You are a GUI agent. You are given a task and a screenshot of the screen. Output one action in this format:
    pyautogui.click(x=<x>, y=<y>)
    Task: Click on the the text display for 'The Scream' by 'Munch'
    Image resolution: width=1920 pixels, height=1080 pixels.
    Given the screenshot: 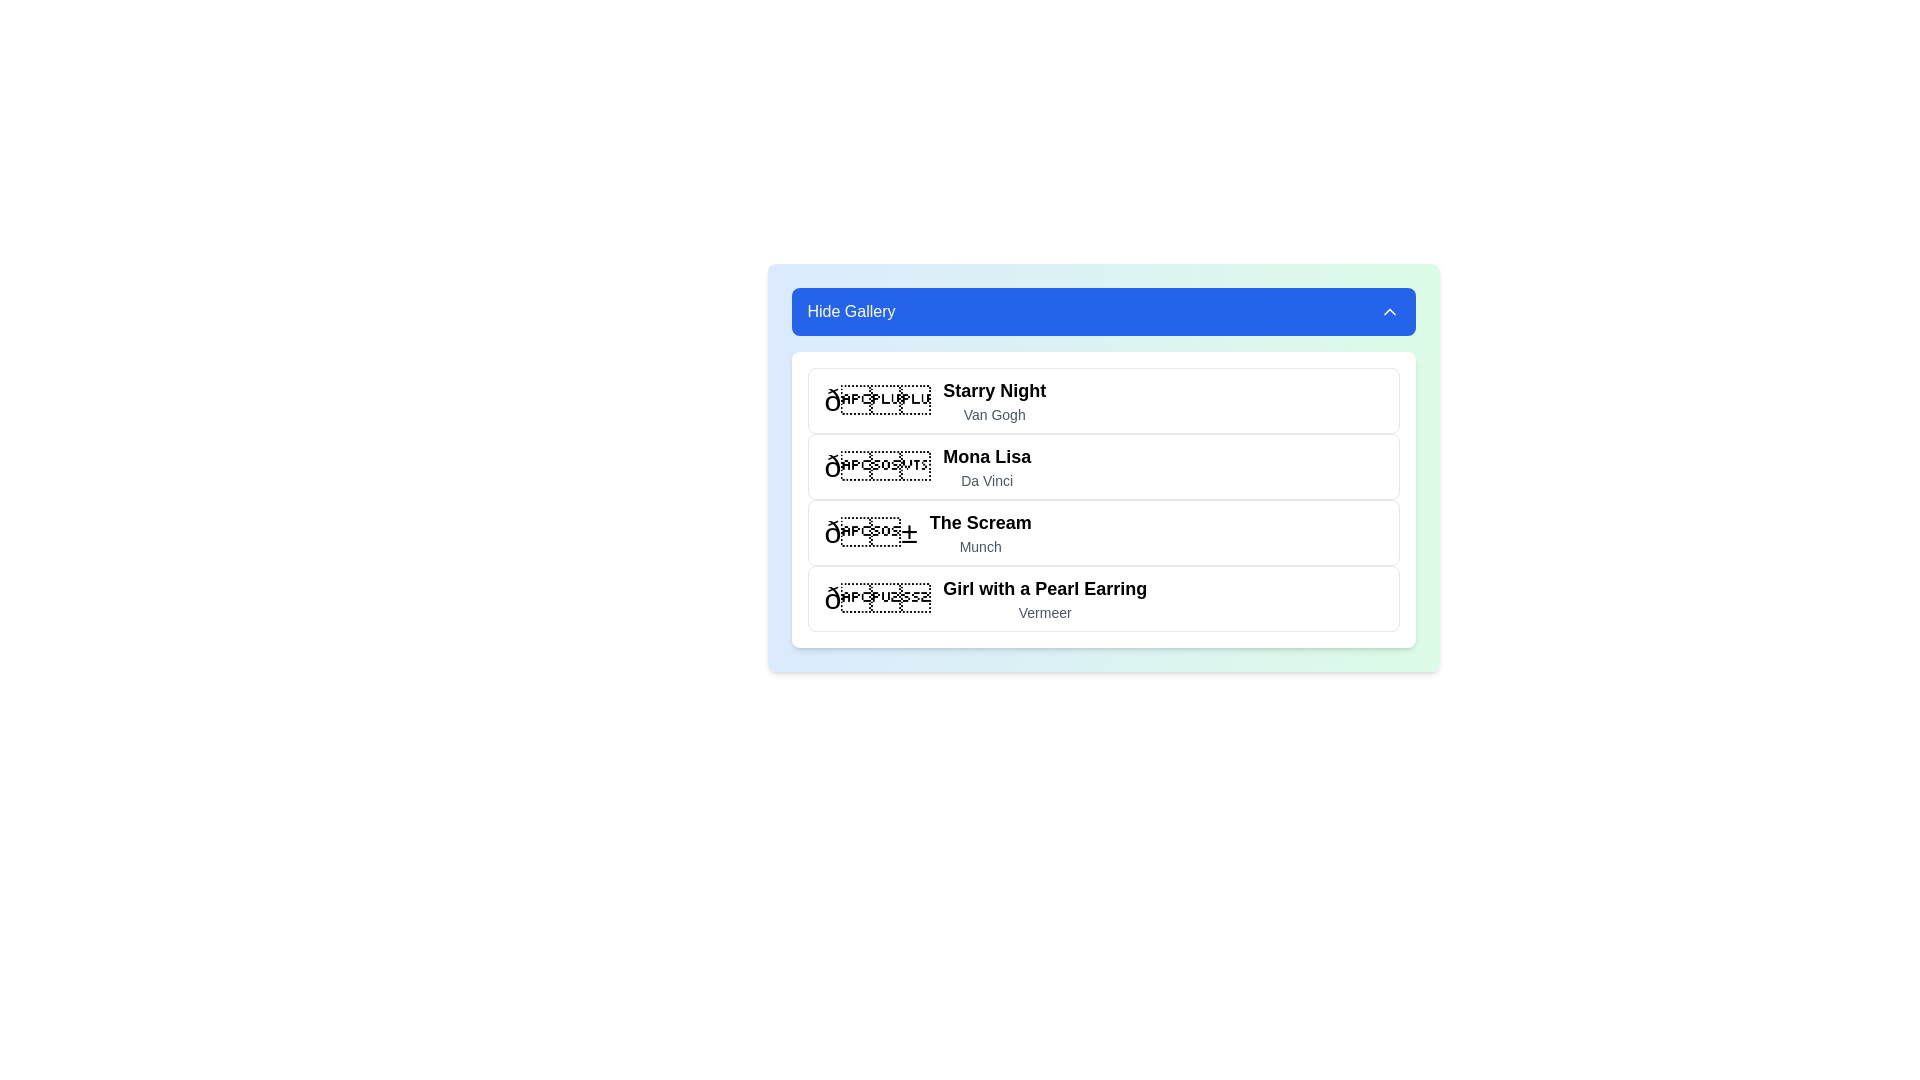 What is the action you would take?
    pyautogui.click(x=980, y=531)
    